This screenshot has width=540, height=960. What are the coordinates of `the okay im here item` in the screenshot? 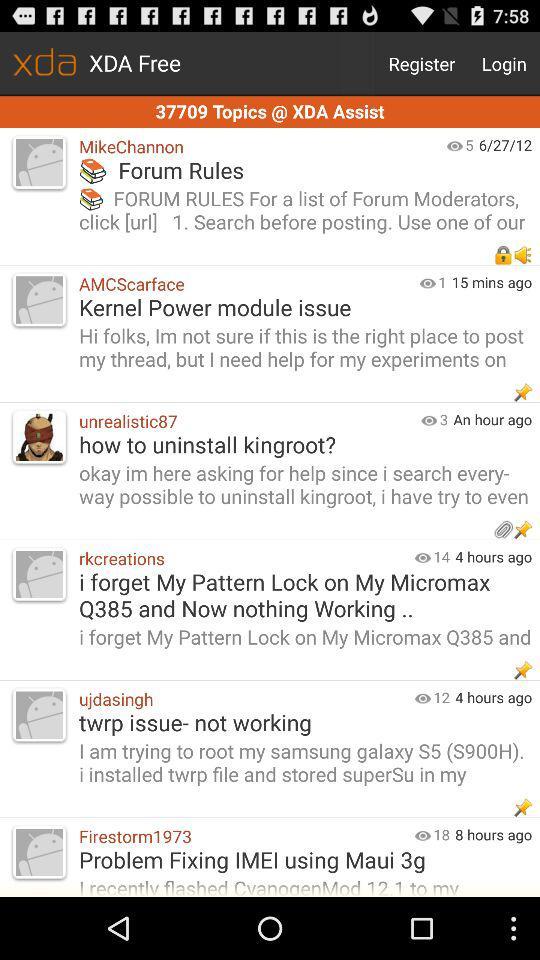 It's located at (303, 486).